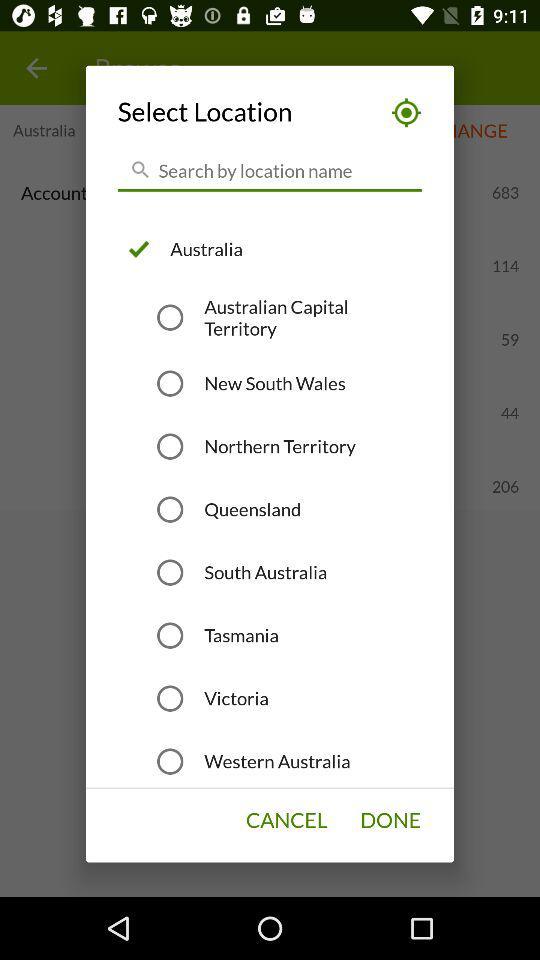  I want to click on the icon below australia item, so click(313, 317).